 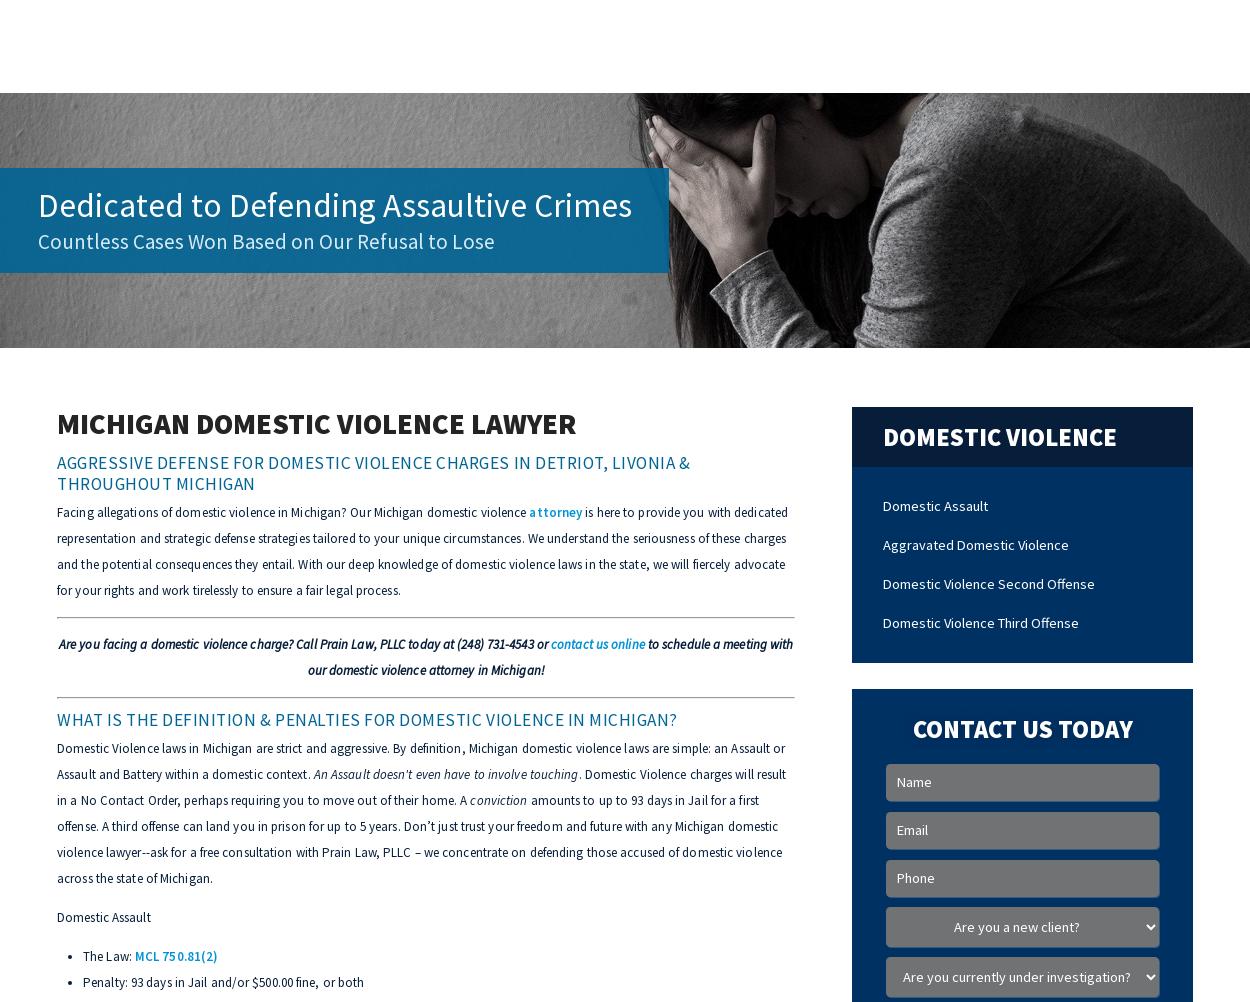 I want to click on 'Please select an option.', so click(x=1097, y=960).